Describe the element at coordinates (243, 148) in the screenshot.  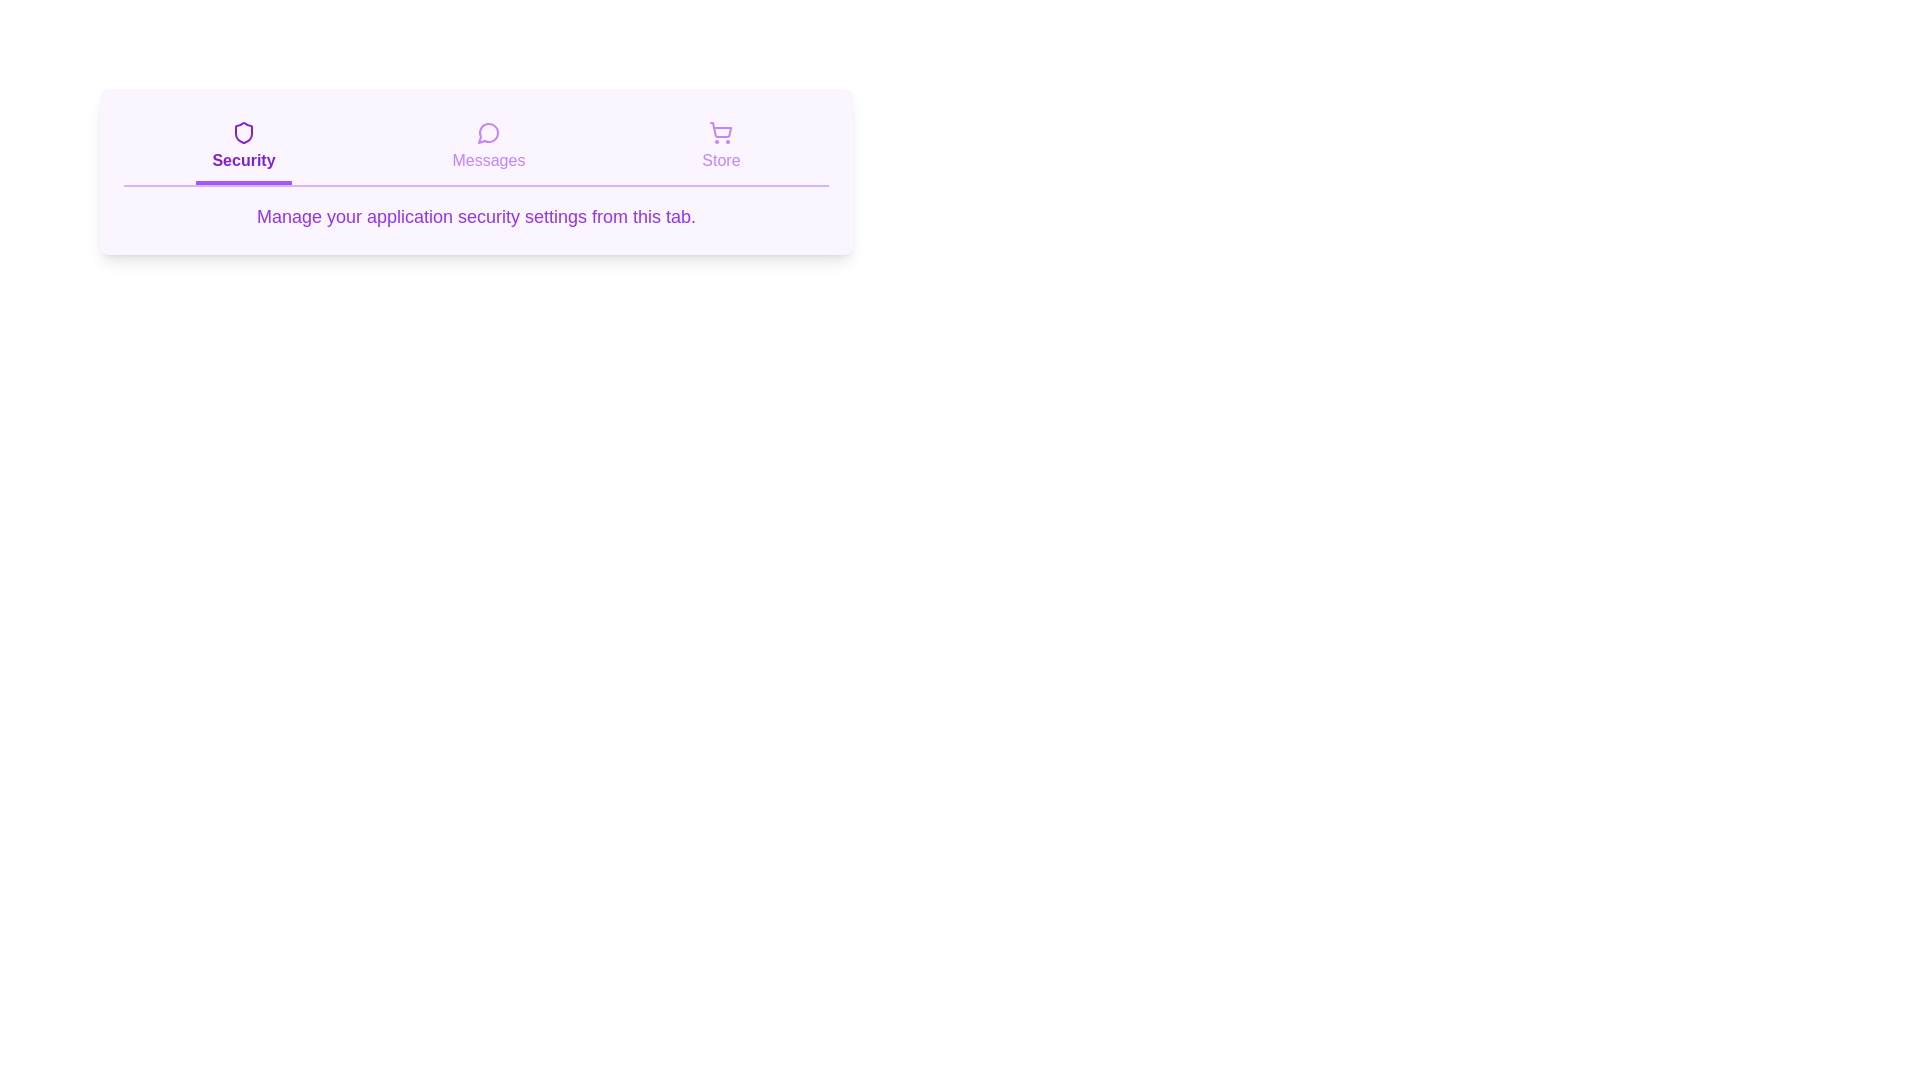
I see `the tab labeled Security` at that location.